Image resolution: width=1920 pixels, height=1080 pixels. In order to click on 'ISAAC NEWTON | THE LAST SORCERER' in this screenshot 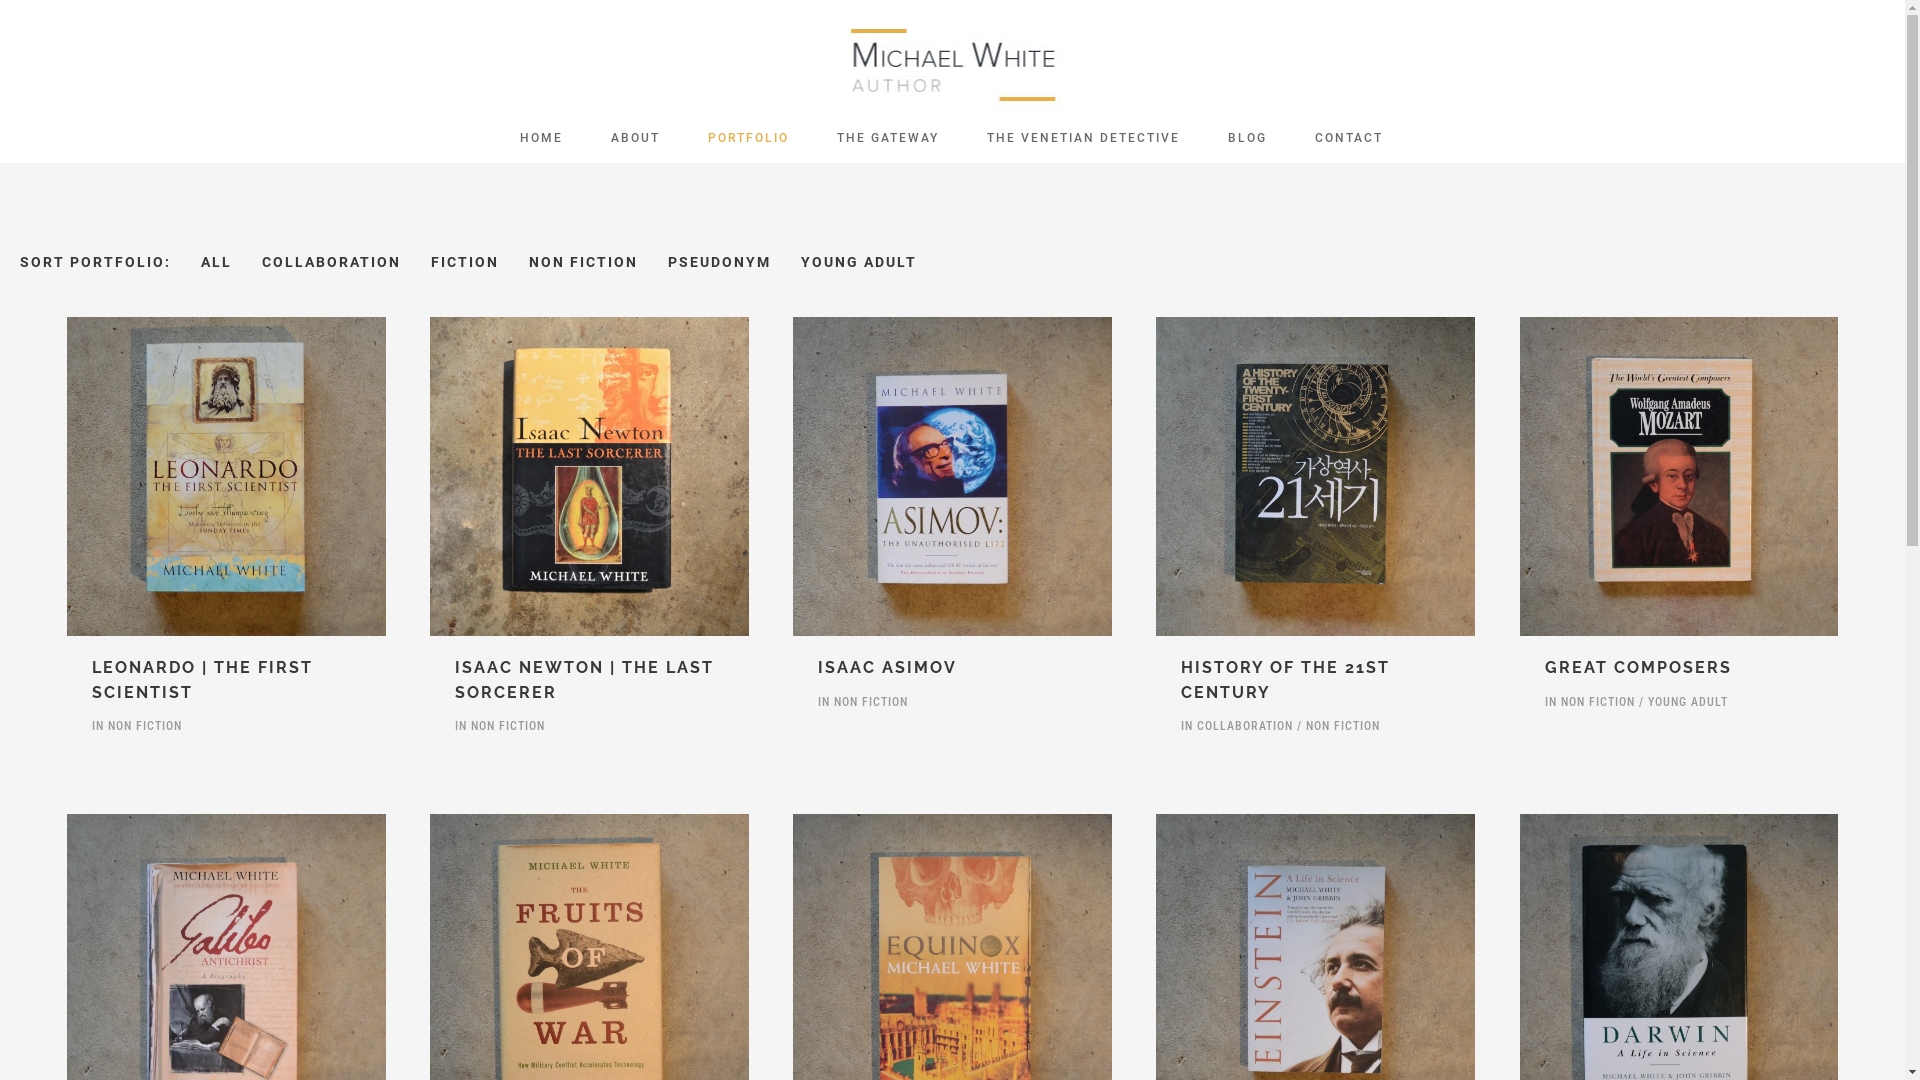, I will do `click(583, 678)`.